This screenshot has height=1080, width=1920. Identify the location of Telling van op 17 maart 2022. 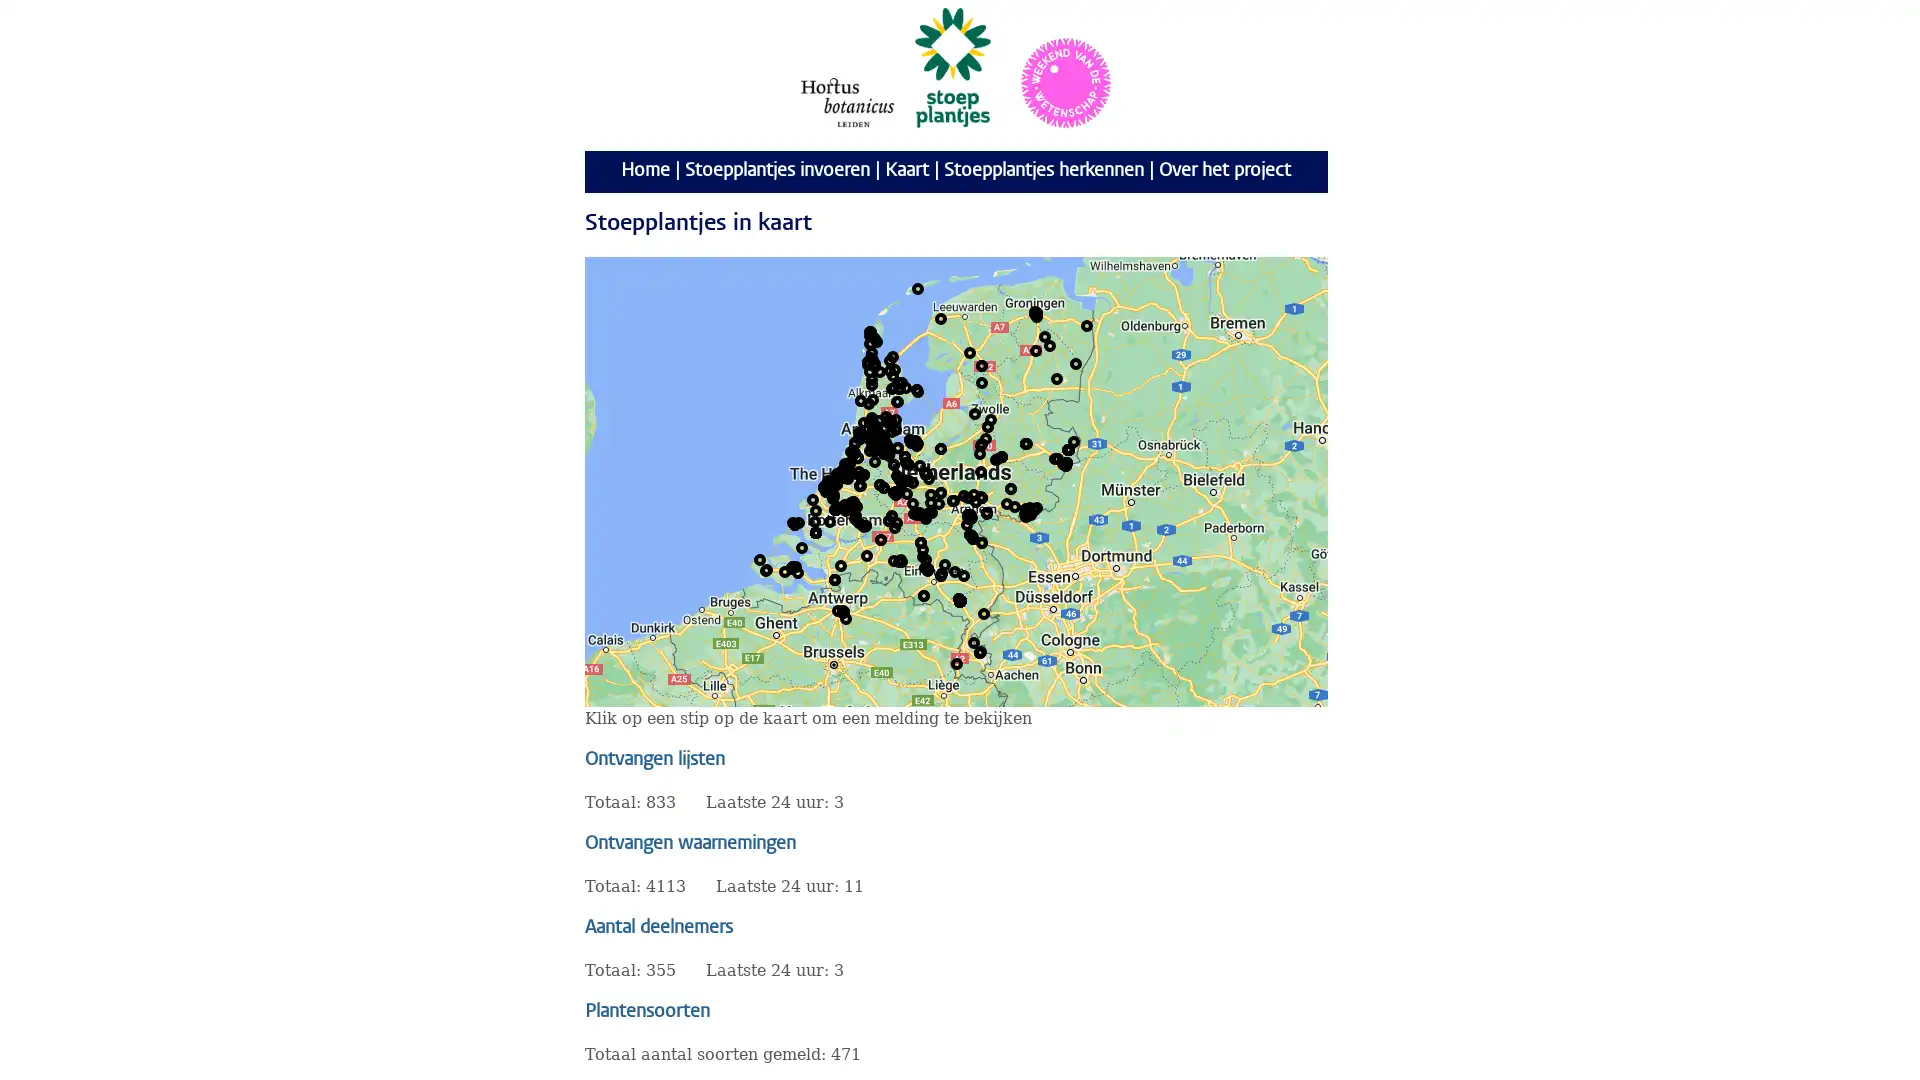
(868, 361).